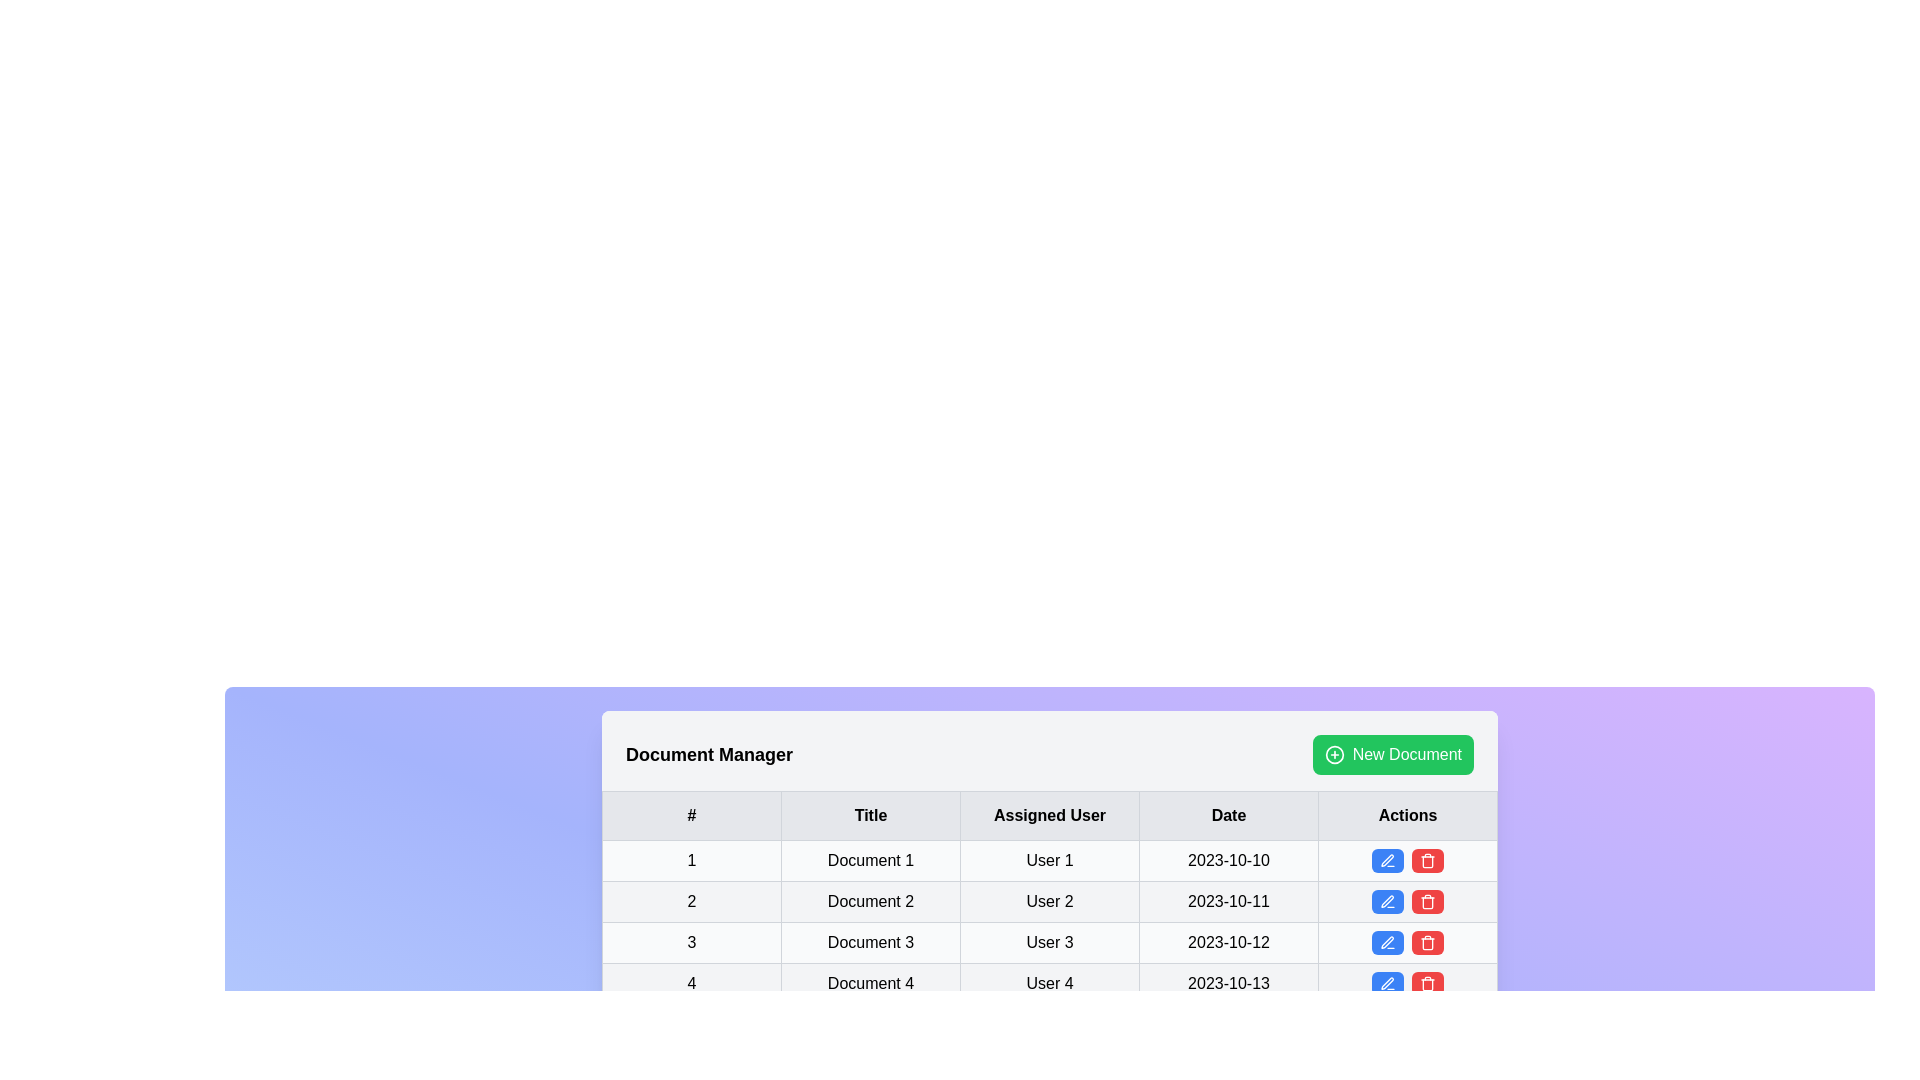  I want to click on the 'Edit' action icon located in the first row of the 'Actions' column in the table, so click(1386, 859).